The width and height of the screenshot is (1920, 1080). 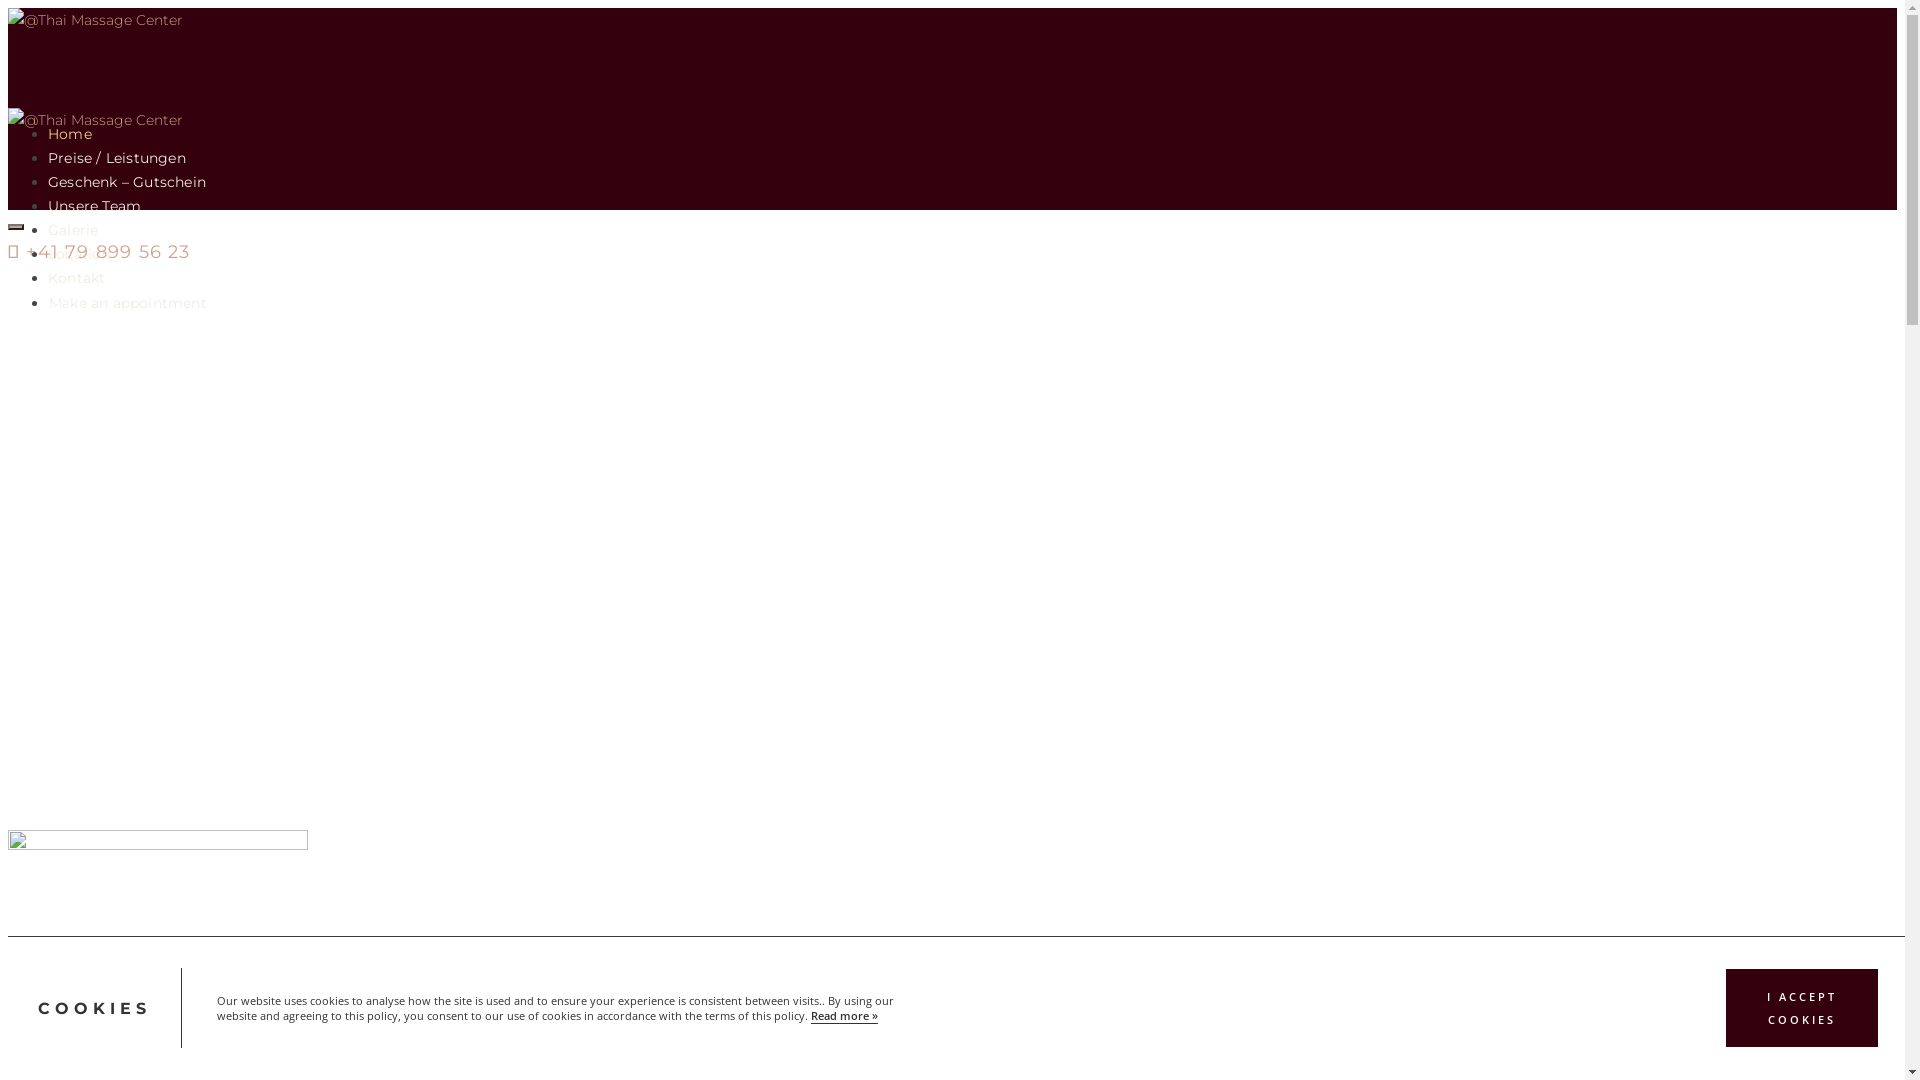 What do you see at coordinates (70, 134) in the screenshot?
I see `'Home'` at bounding box center [70, 134].